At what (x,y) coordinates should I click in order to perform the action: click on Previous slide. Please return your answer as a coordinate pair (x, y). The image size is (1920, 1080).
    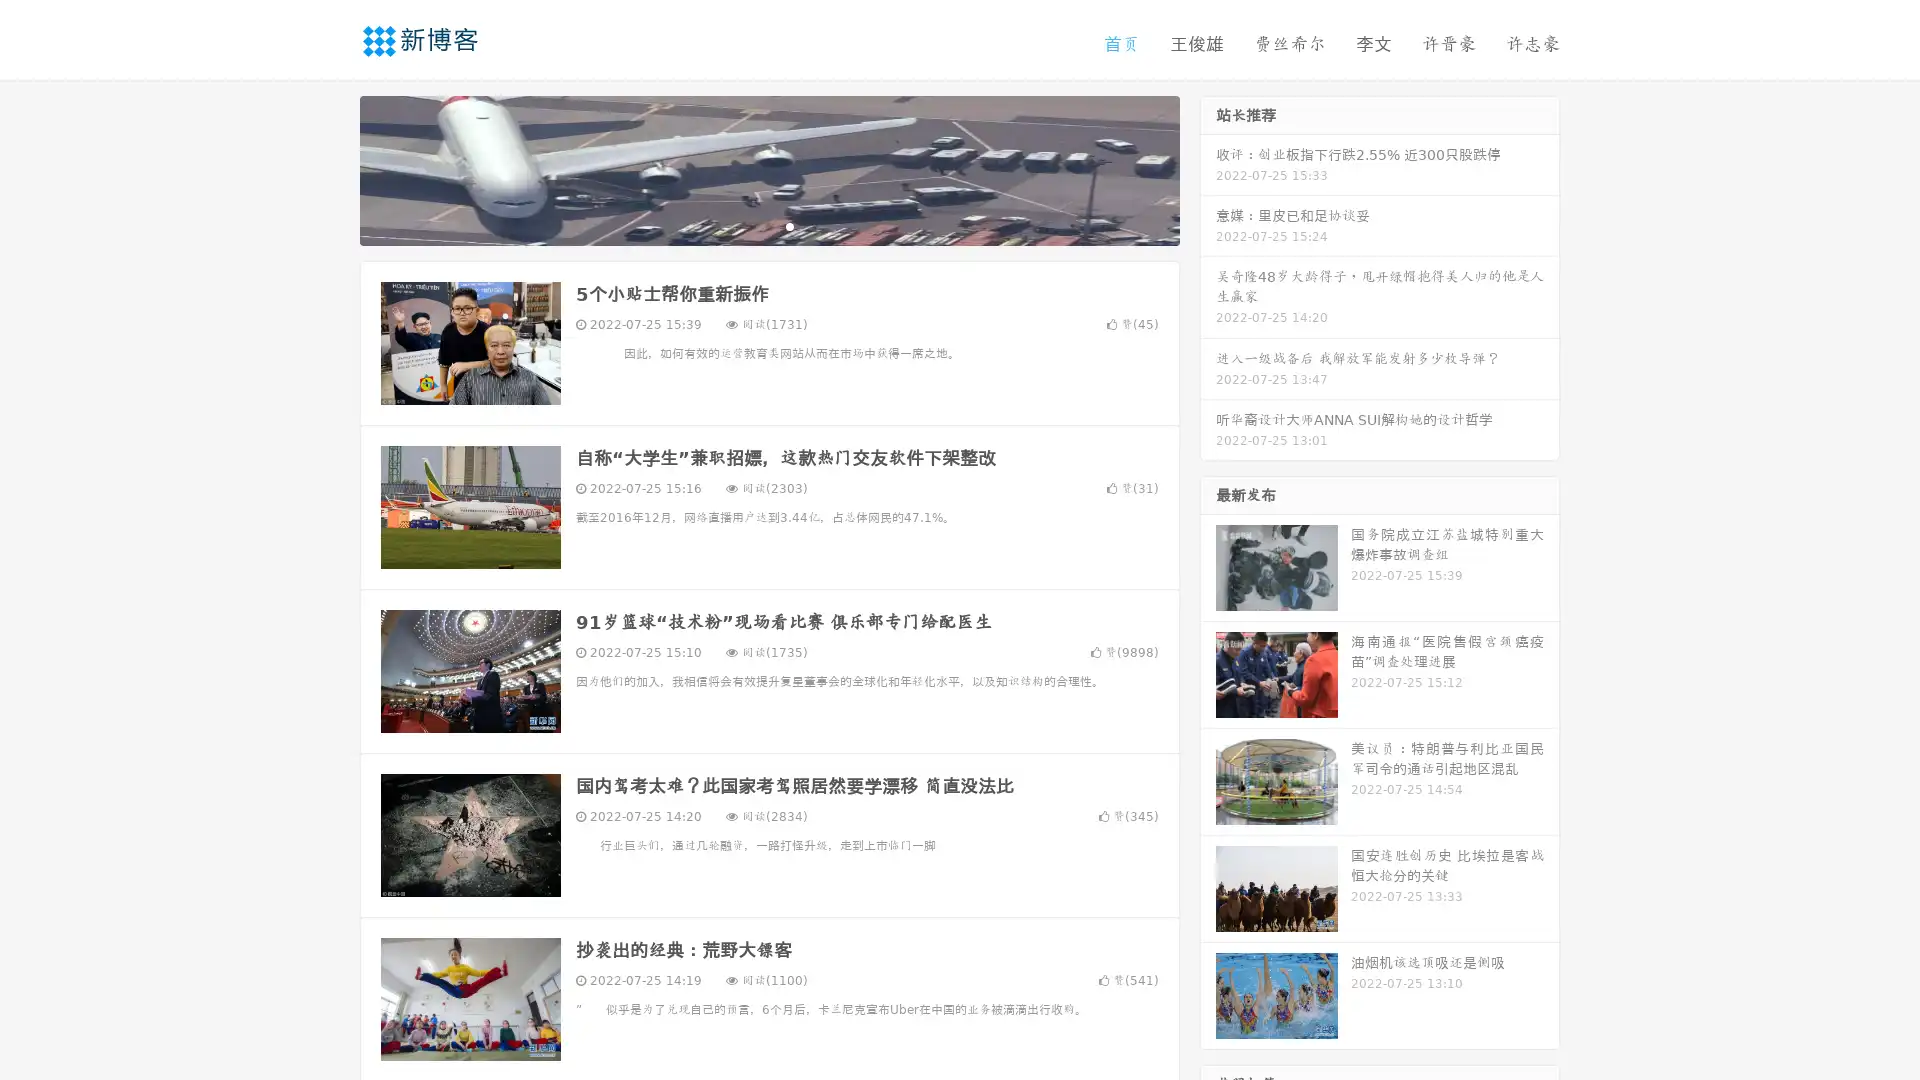
    Looking at the image, I should click on (330, 168).